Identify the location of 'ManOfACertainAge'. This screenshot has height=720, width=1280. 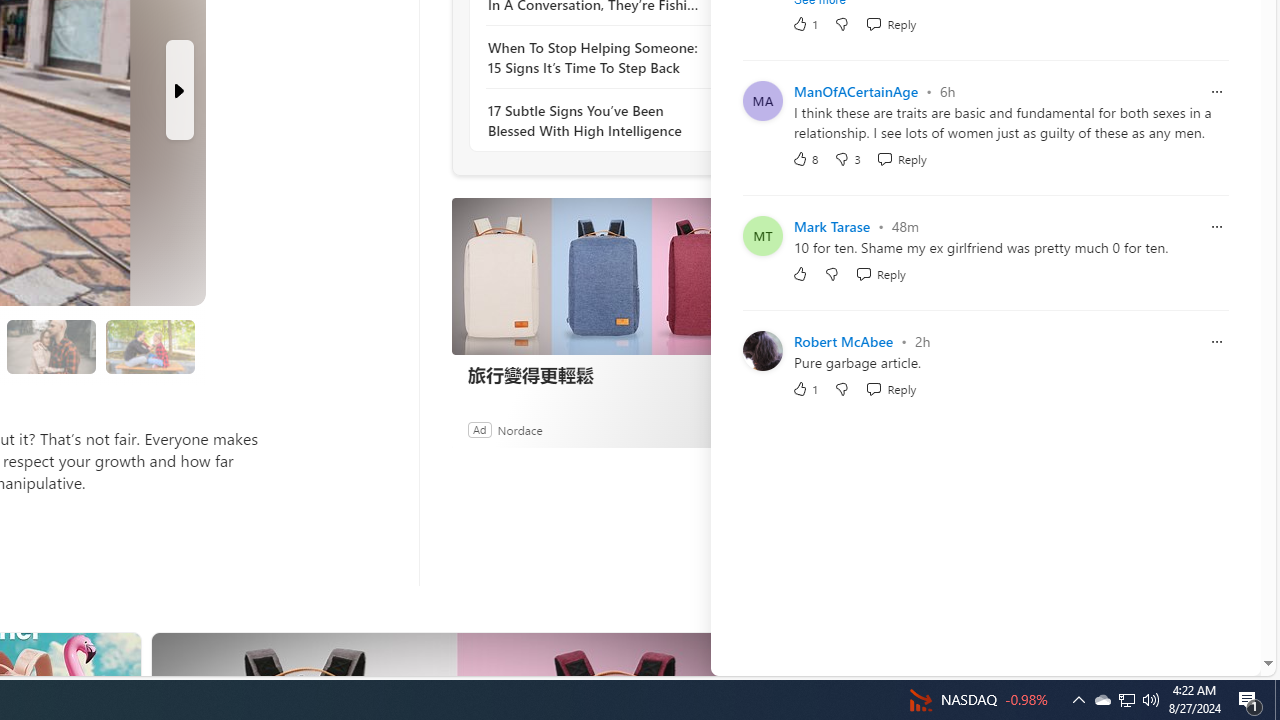
(856, 91).